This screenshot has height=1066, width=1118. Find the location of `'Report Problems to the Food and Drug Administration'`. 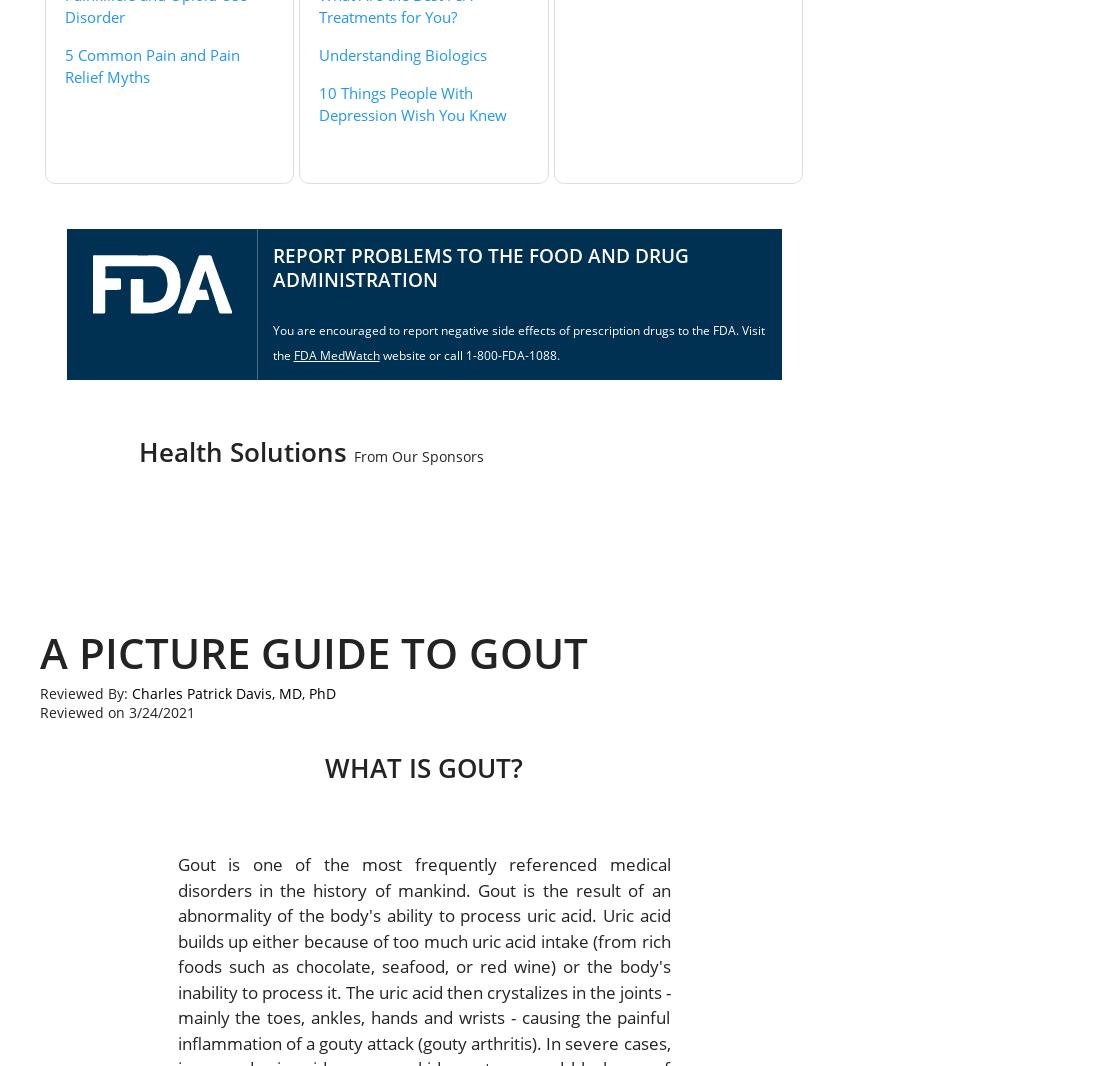

'Report Problems to the Food and Drug Administration' is located at coordinates (478, 266).